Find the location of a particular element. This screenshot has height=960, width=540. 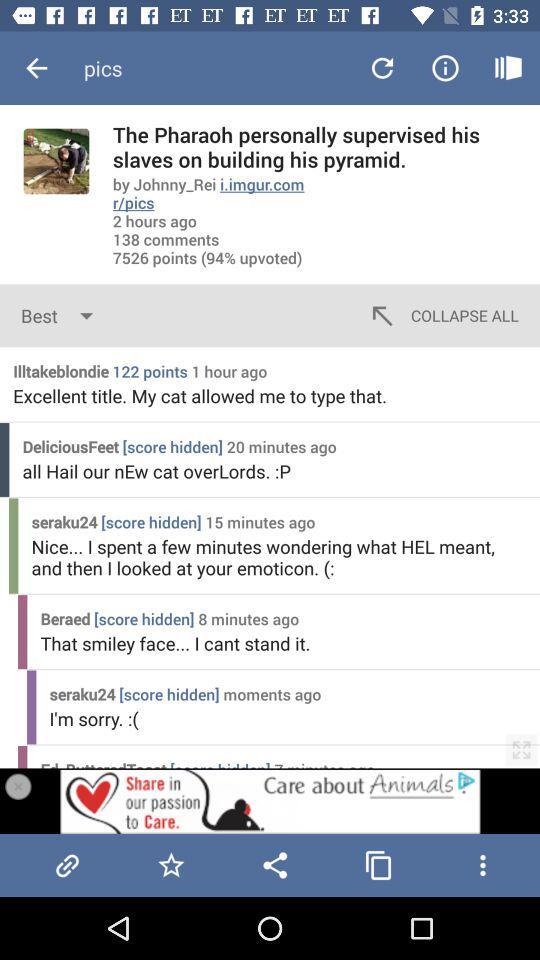

the copy icon is located at coordinates (378, 864).